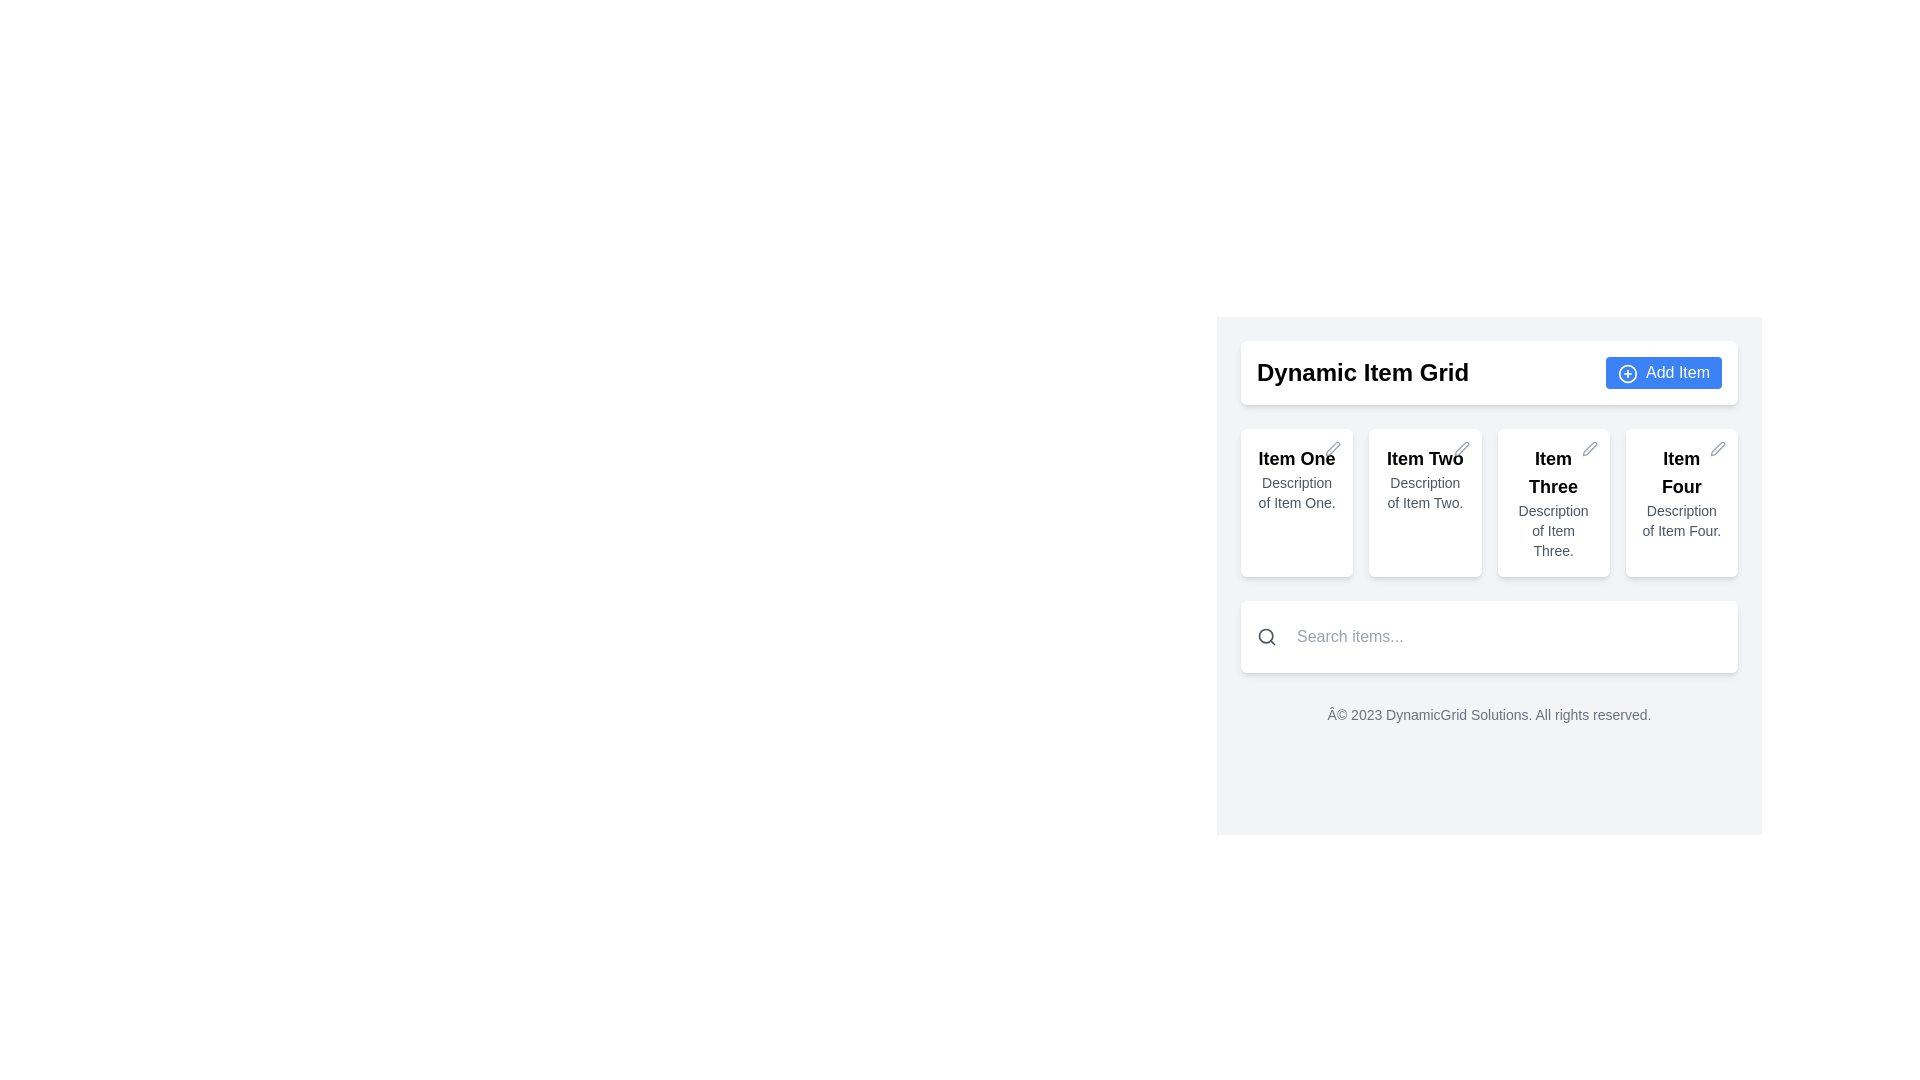 The height and width of the screenshot is (1080, 1920). Describe the element at coordinates (1627, 373) in the screenshot. I see `the circular plus icon with a white fill and blue outline located near the left edge of the 'Add Item' button in the top right corner of the interface to invoke the add action` at that location.